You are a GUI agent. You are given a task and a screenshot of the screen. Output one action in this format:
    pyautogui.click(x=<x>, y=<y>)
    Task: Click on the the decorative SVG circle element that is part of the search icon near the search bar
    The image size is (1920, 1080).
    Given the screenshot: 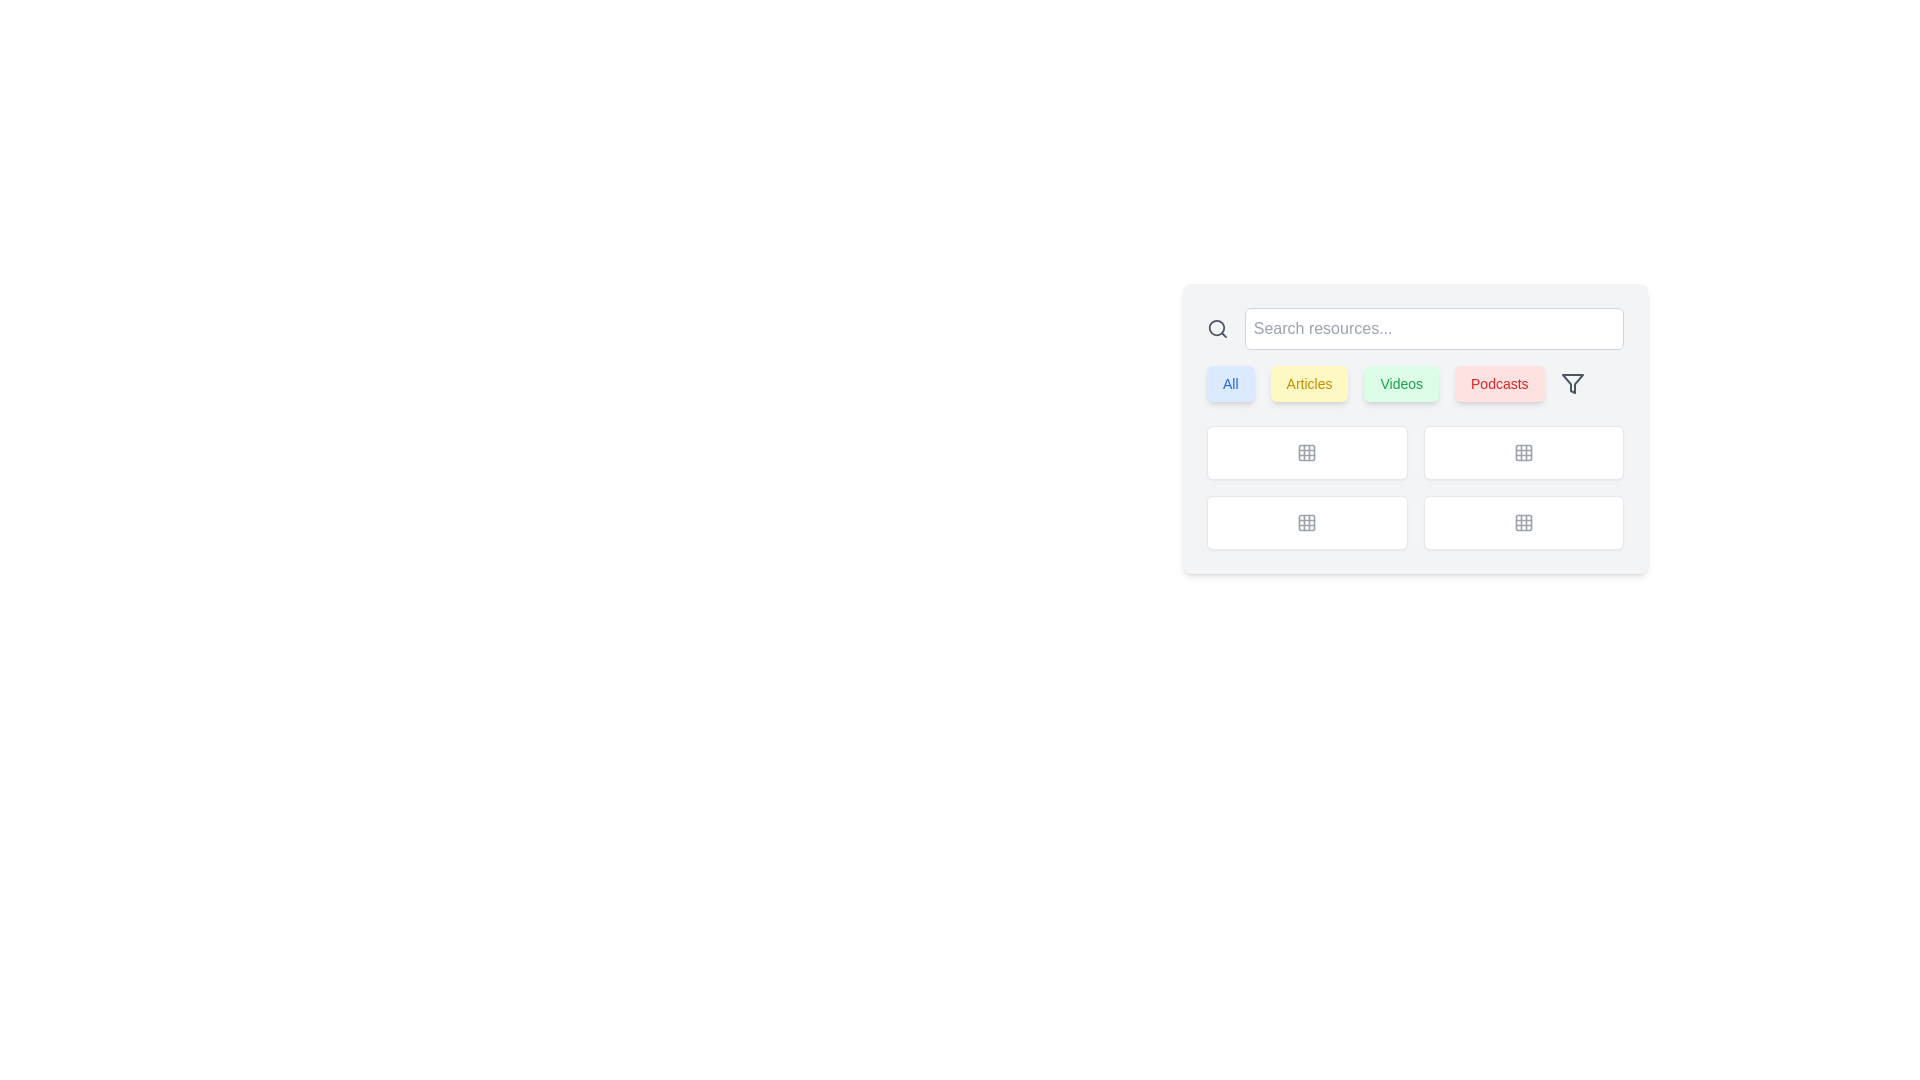 What is the action you would take?
    pyautogui.click(x=1215, y=327)
    